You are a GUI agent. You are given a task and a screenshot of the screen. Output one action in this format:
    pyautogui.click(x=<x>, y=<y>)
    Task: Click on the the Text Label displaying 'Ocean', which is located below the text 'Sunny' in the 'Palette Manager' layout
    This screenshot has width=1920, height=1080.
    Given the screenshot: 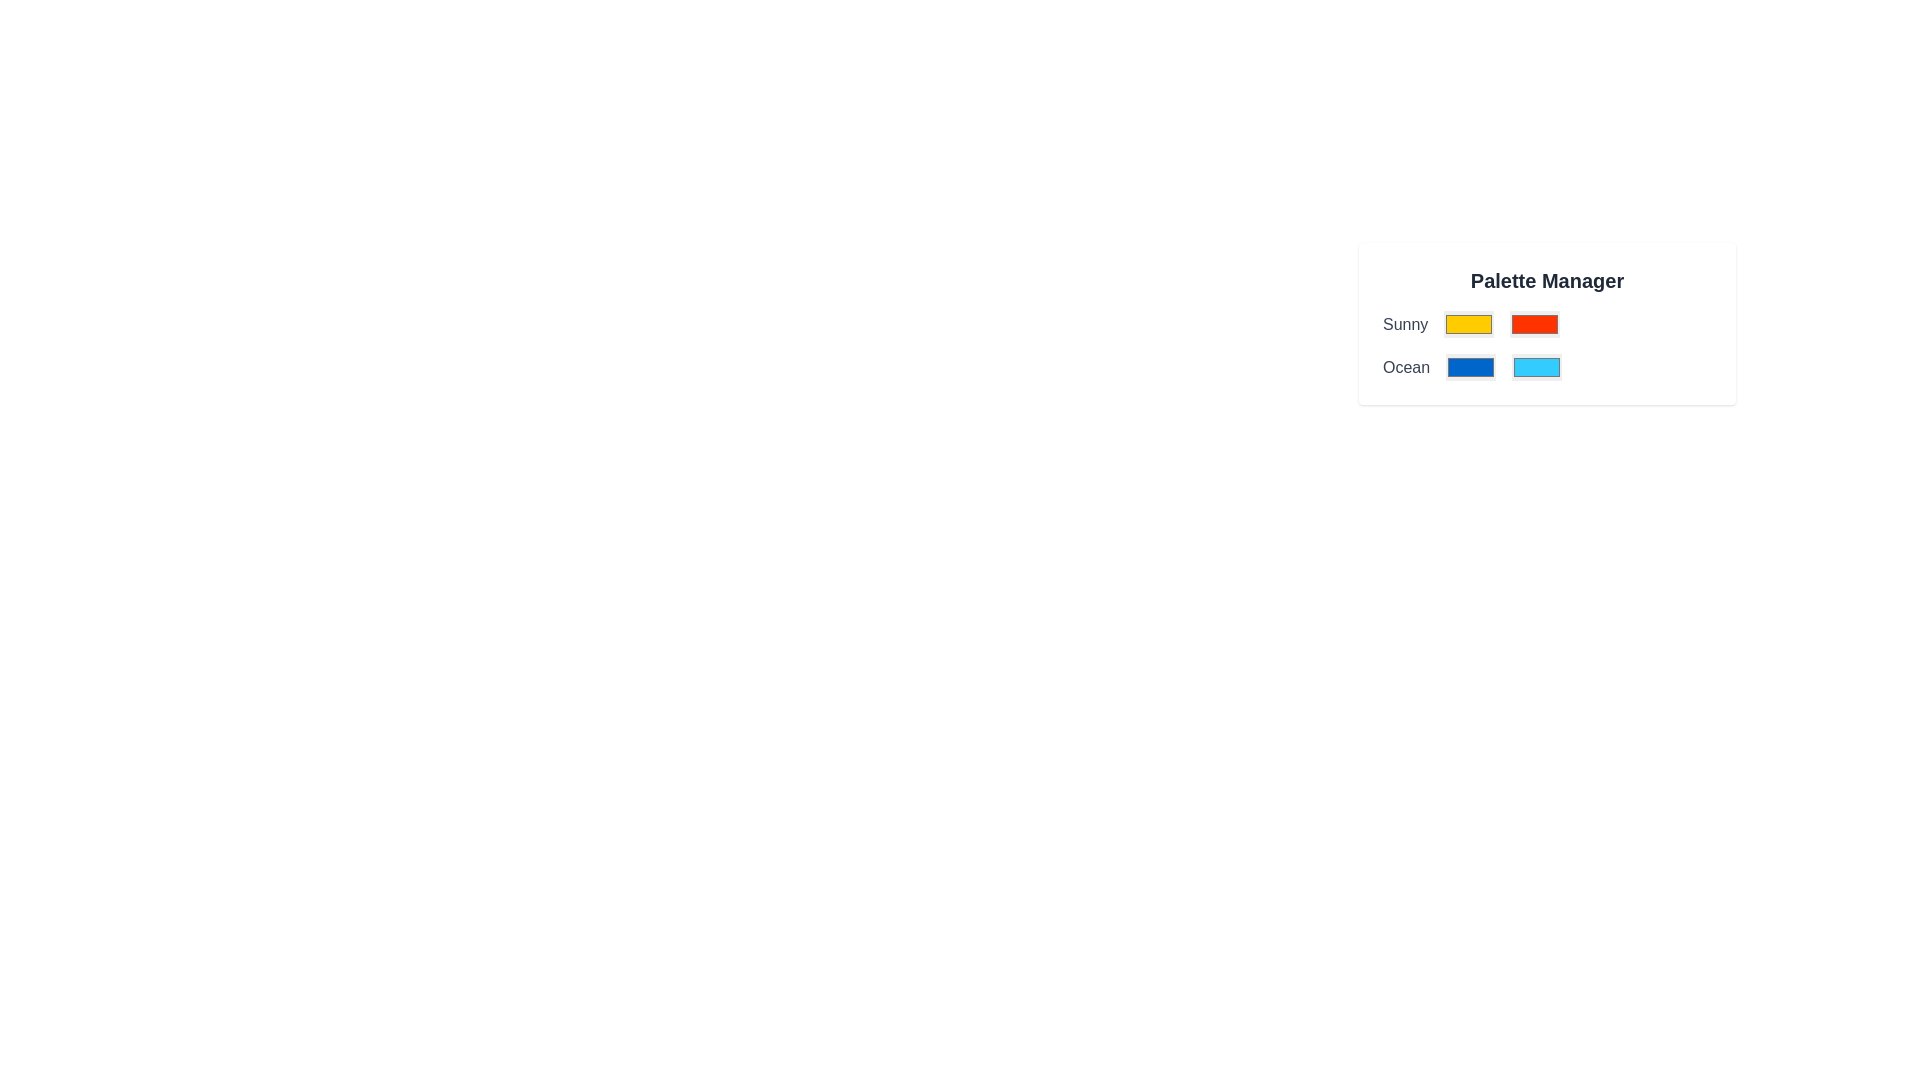 What is the action you would take?
    pyautogui.click(x=1405, y=367)
    